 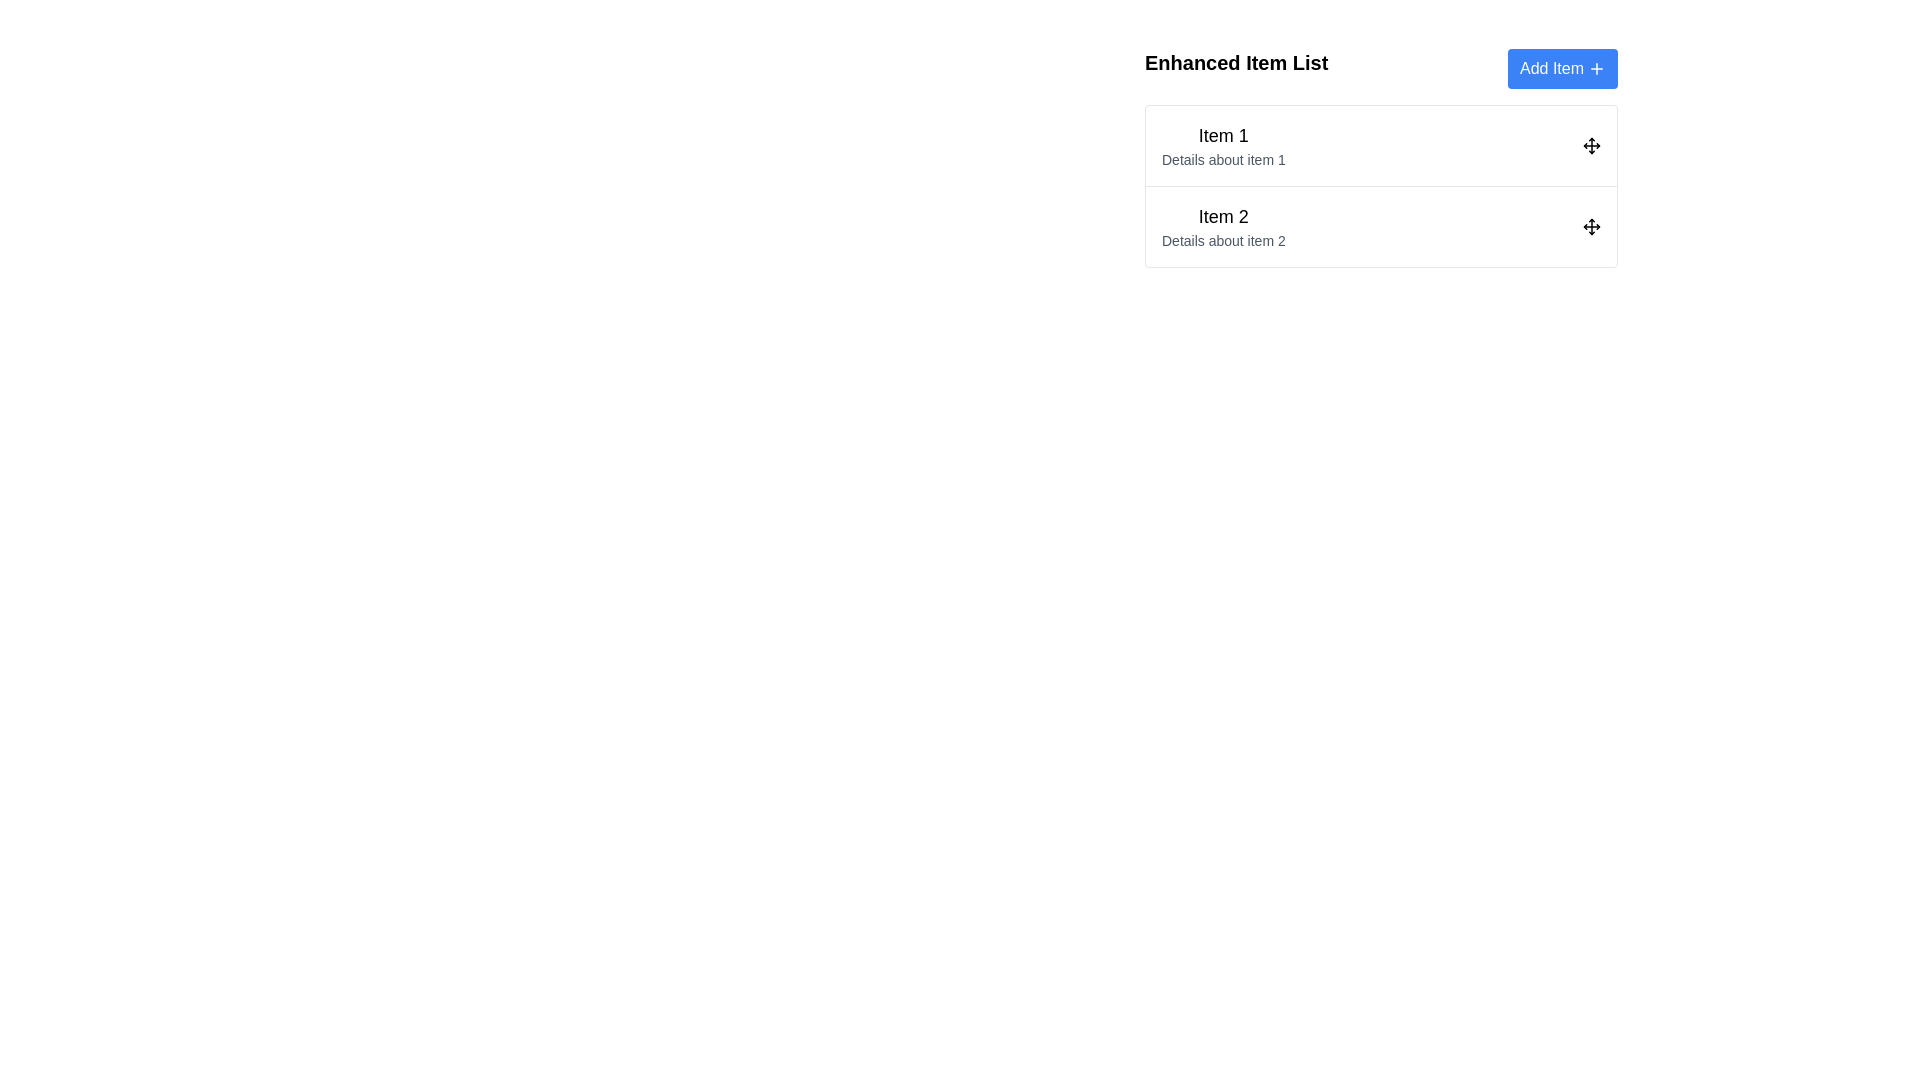 I want to click on the addition icon located on the right-hand side of the 'Add Item' button, so click(x=1596, y=68).